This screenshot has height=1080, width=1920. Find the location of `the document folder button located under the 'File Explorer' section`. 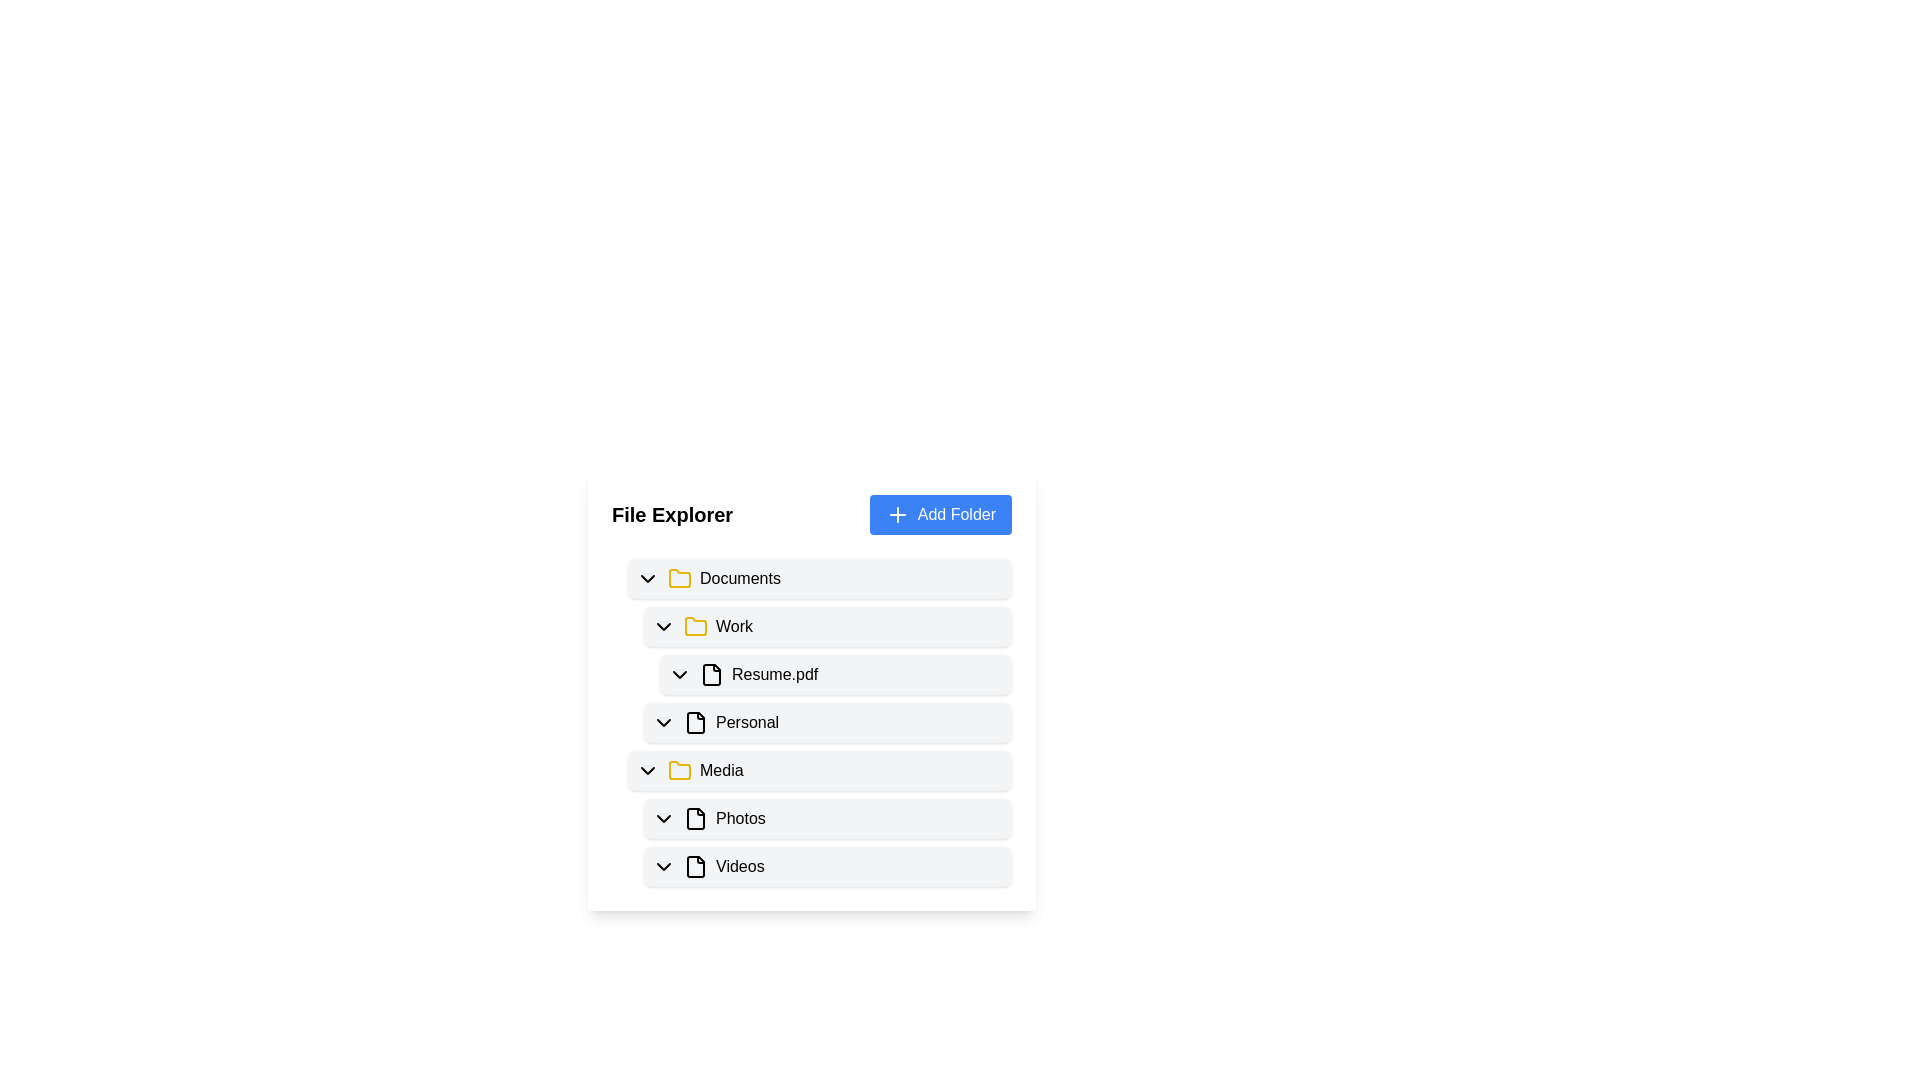

the document folder button located under the 'File Explorer' section is located at coordinates (820, 578).